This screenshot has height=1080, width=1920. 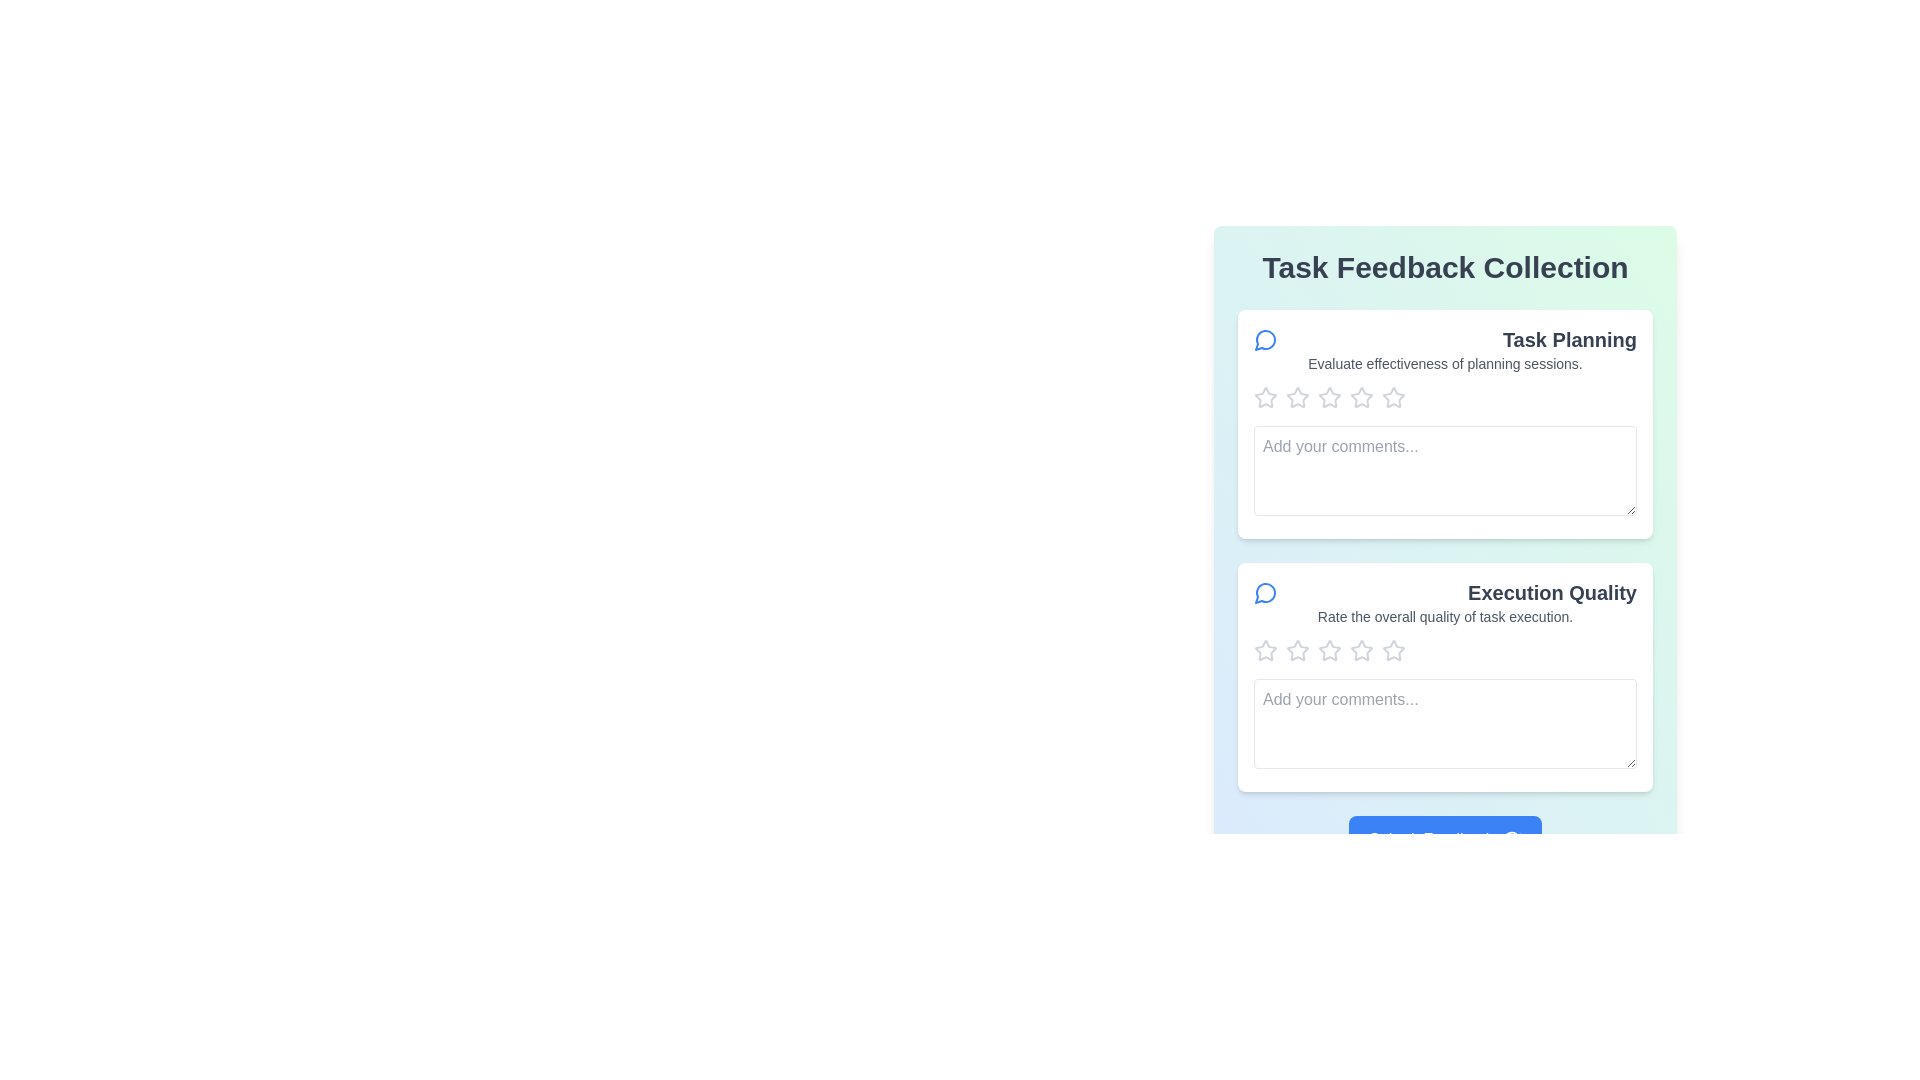 What do you see at coordinates (1445, 423) in the screenshot?
I see `the interactive stars in the Feedback form section titled 'Task Planning', which is styled with a white background and rounded corners` at bounding box center [1445, 423].